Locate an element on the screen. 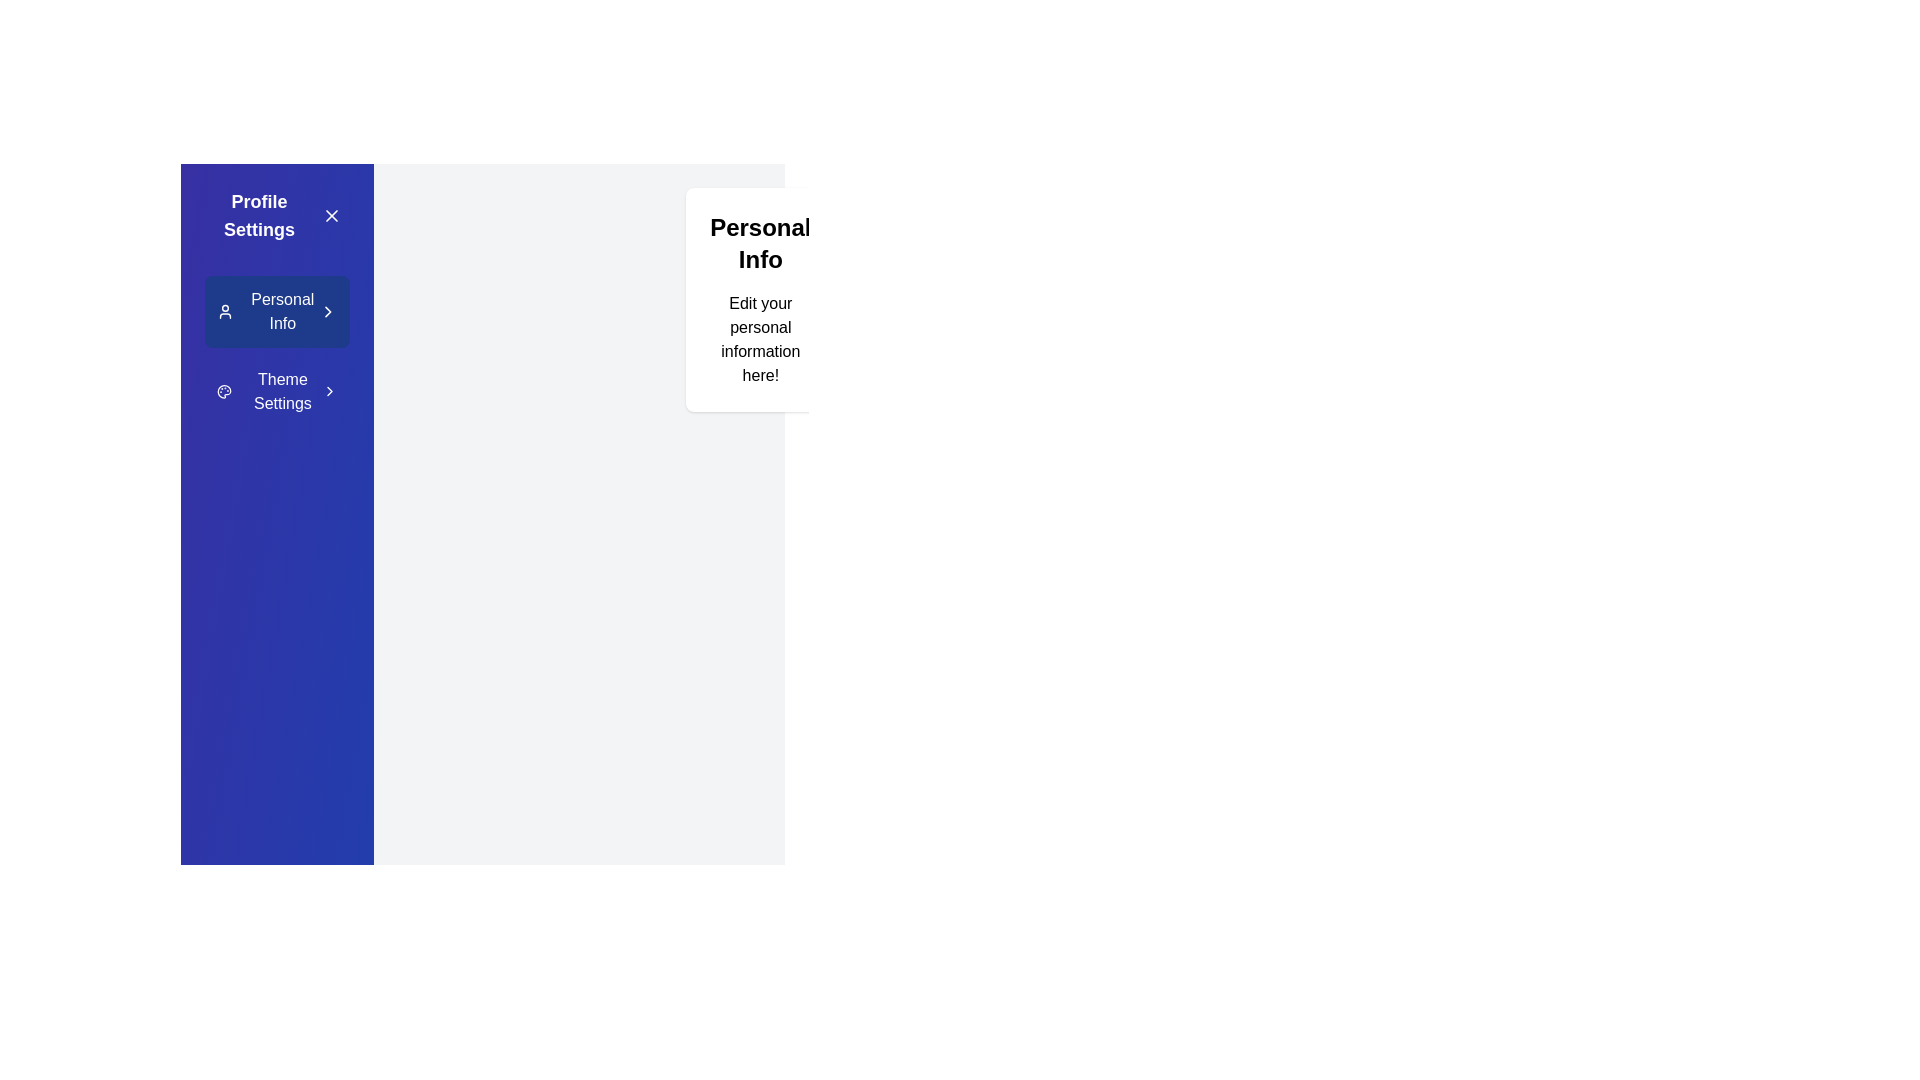 The width and height of the screenshot is (1920, 1080). the right-pointing arrow icon in the 'Personal Info' menu option, which is styled as a minimalist vector graphic in white against a blue background is located at coordinates (328, 312).